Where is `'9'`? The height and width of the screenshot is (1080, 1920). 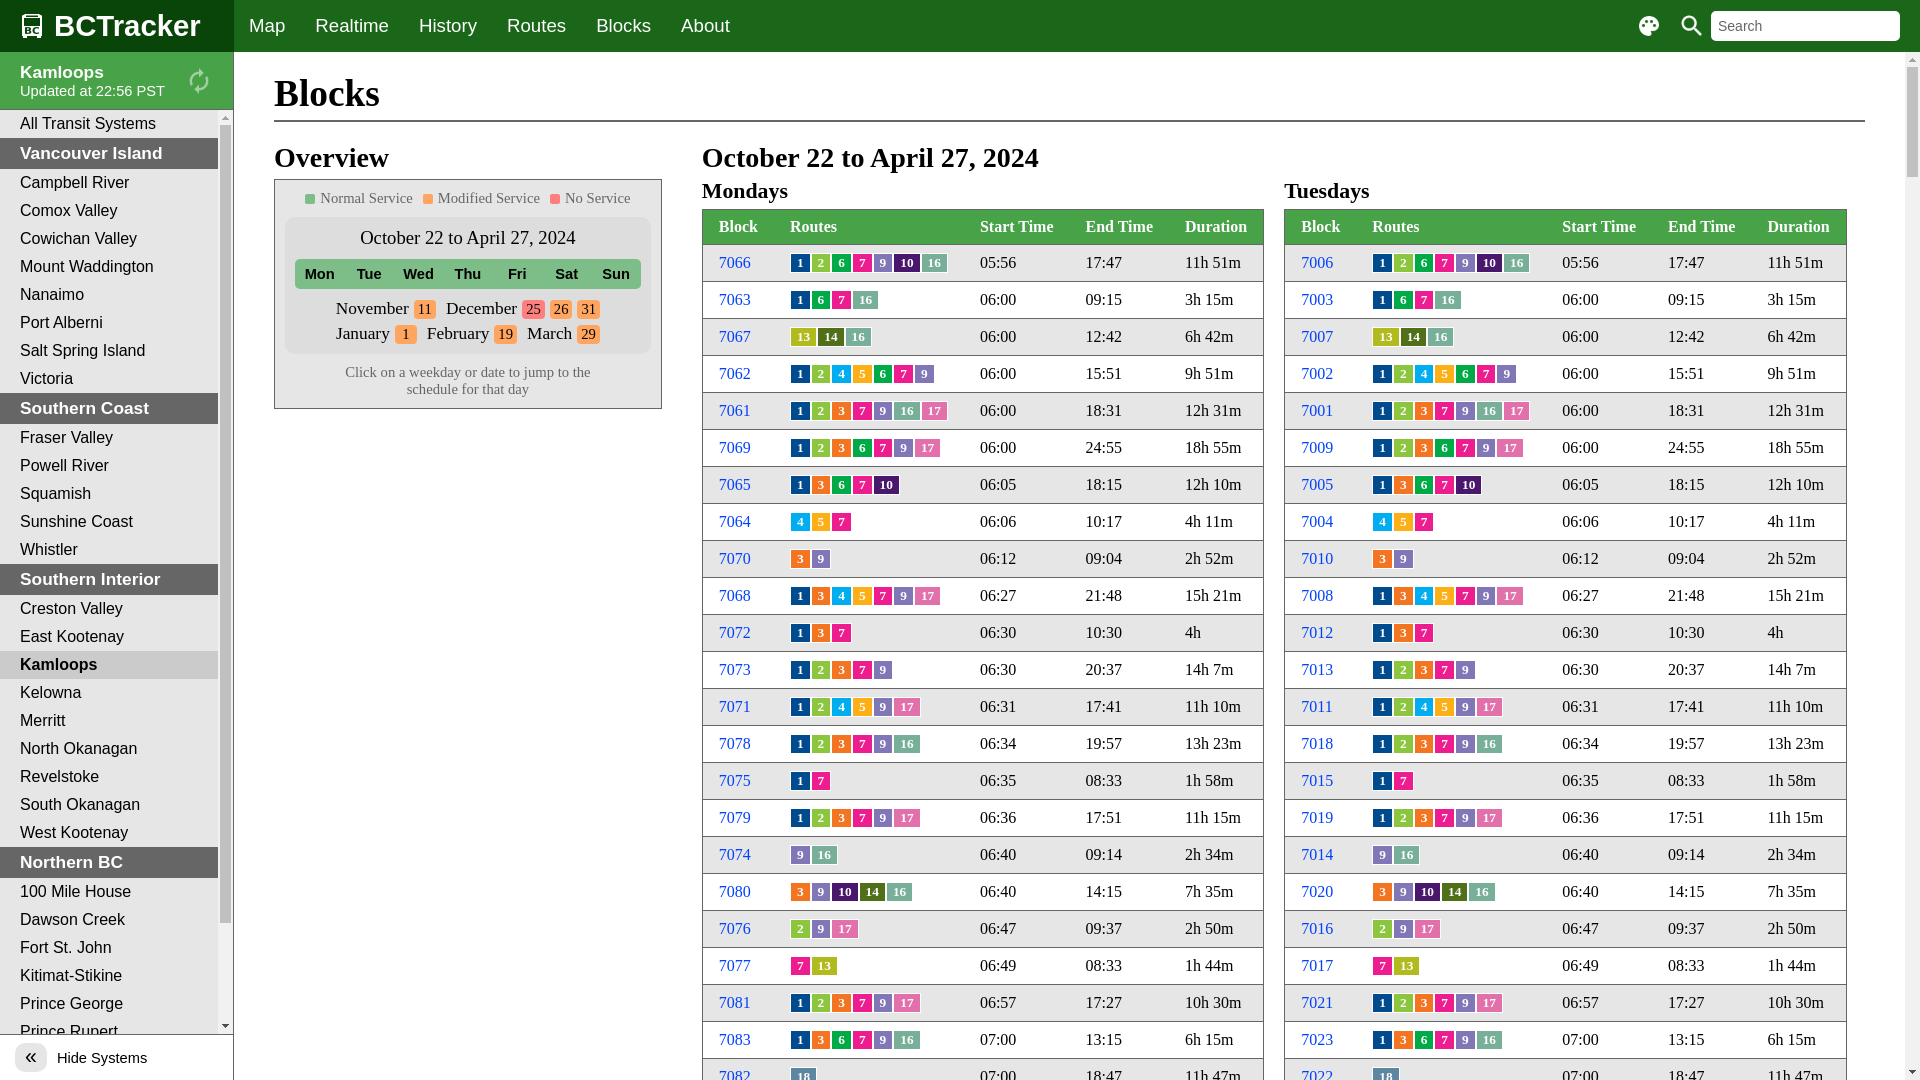
'9' is located at coordinates (1465, 670).